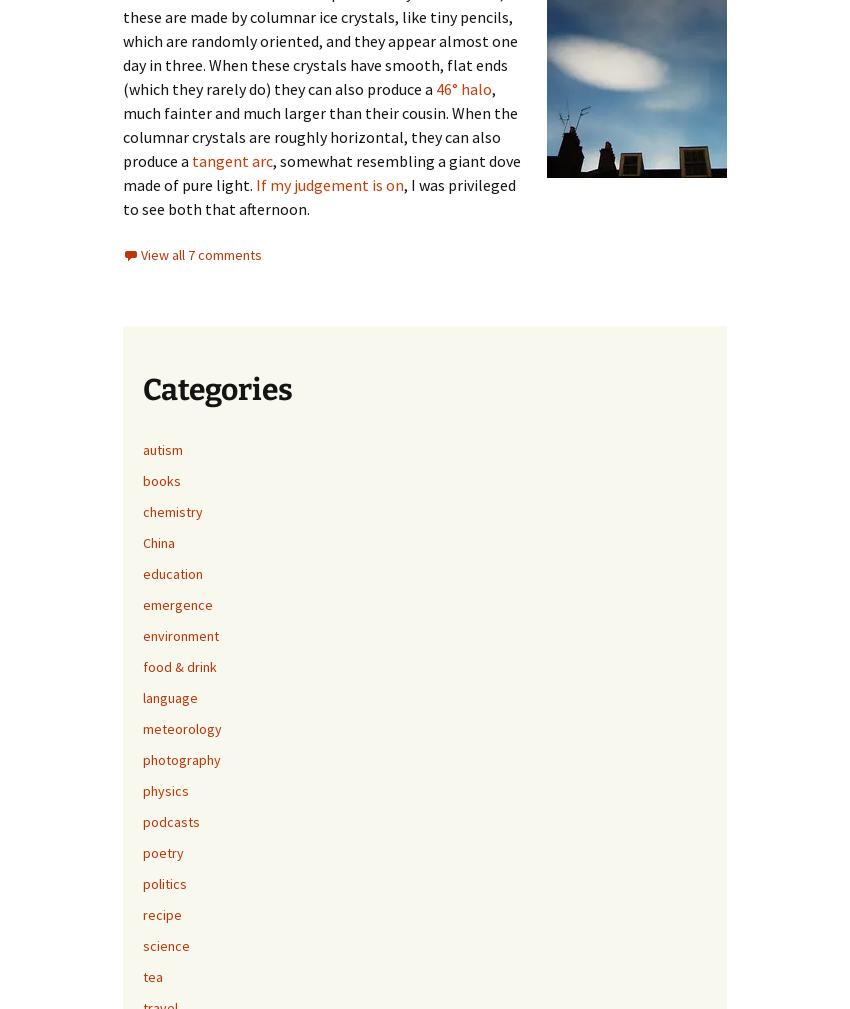 Image resolution: width=850 pixels, height=1009 pixels. Describe the element at coordinates (166, 945) in the screenshot. I see `'science'` at that location.